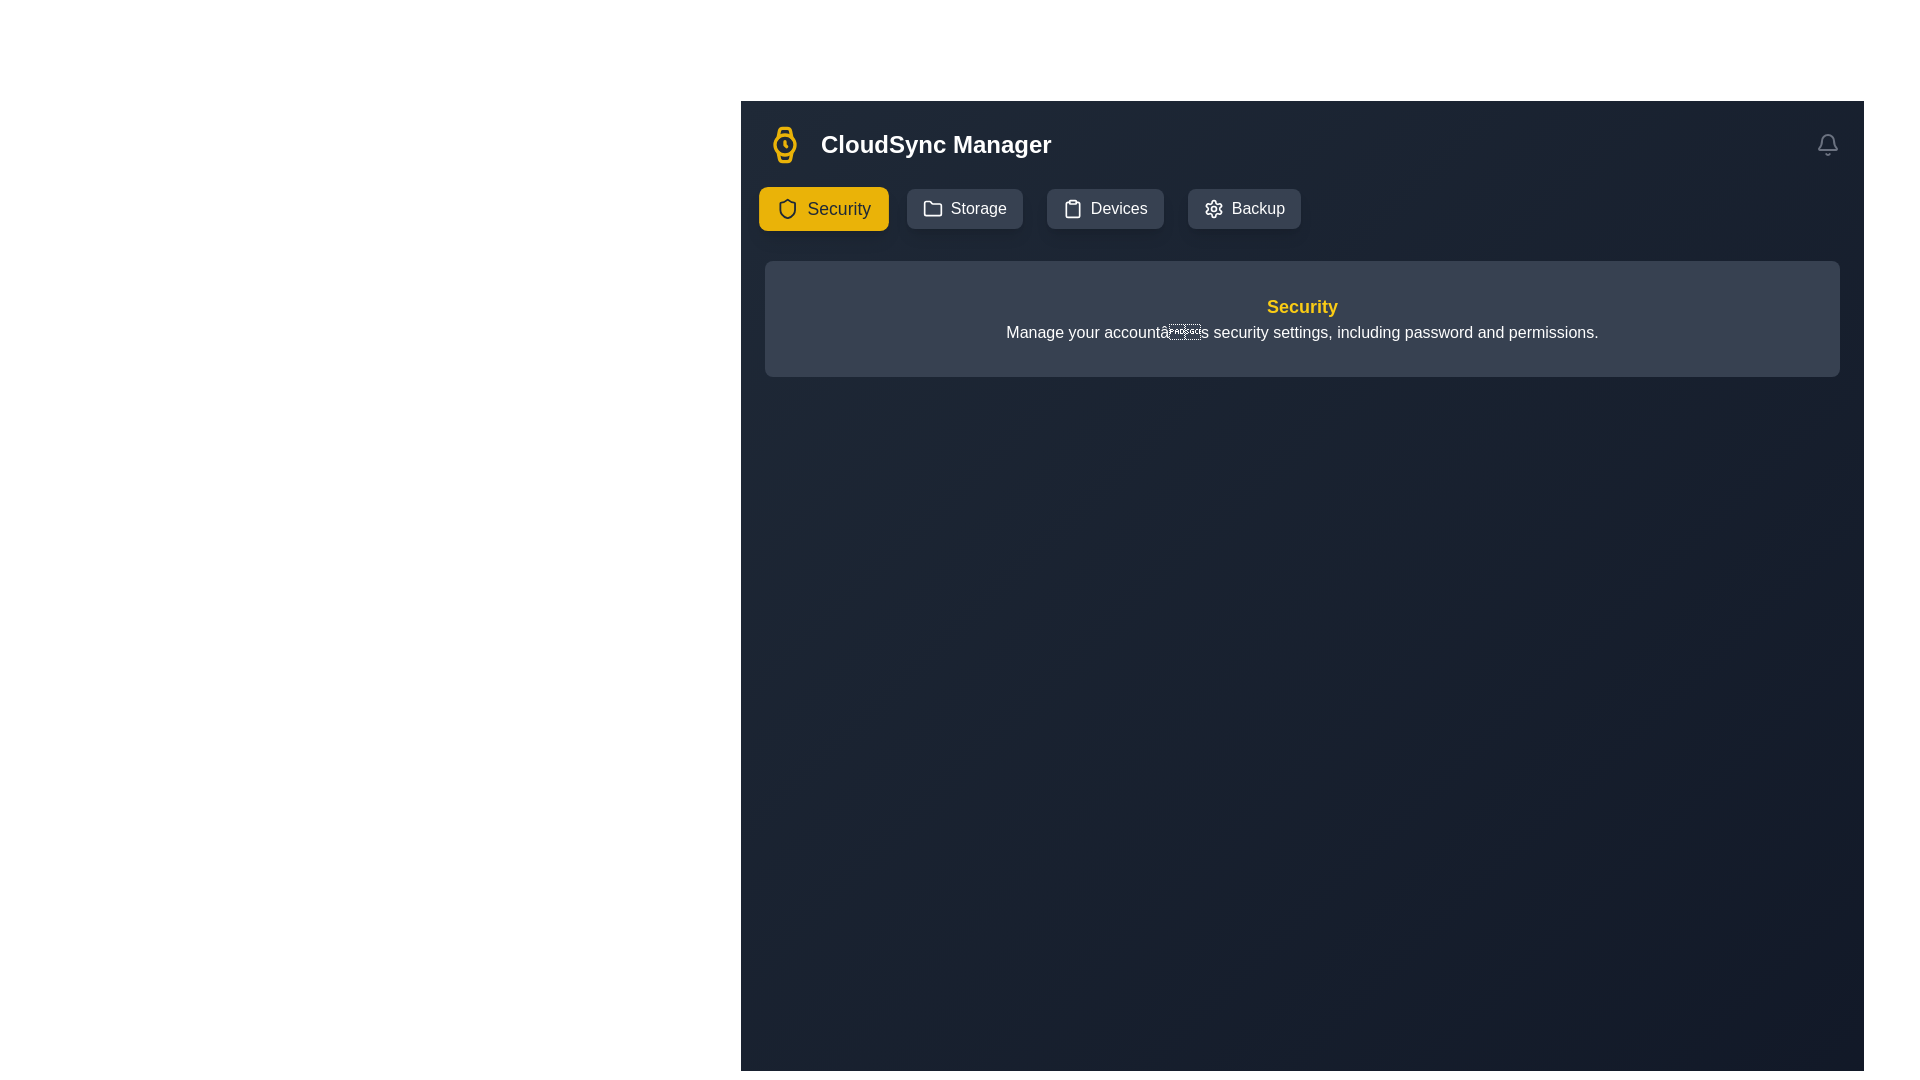 This screenshot has width=1920, height=1080. What do you see at coordinates (1243, 208) in the screenshot?
I see `the fourth navigation button from the left in the top area of the interface` at bounding box center [1243, 208].